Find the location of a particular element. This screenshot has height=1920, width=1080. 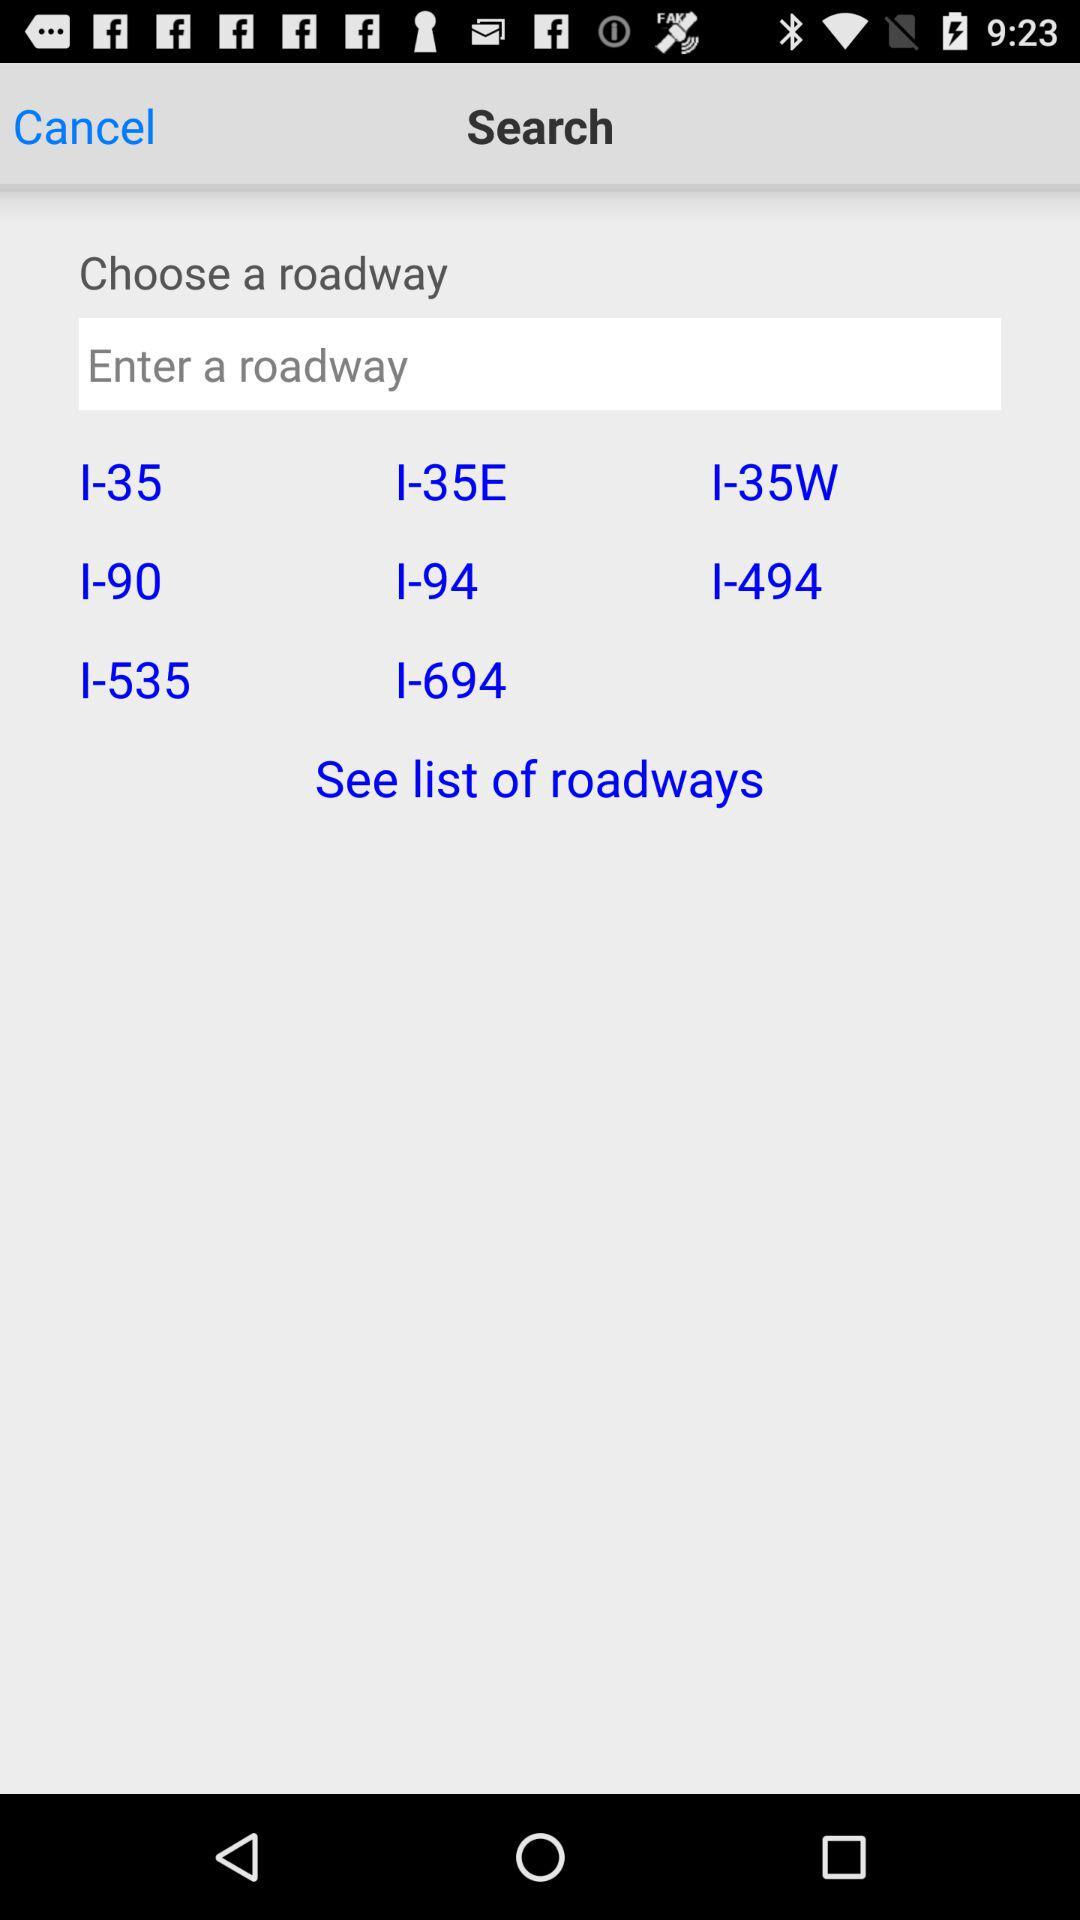

choose a roadway app is located at coordinates (540, 270).